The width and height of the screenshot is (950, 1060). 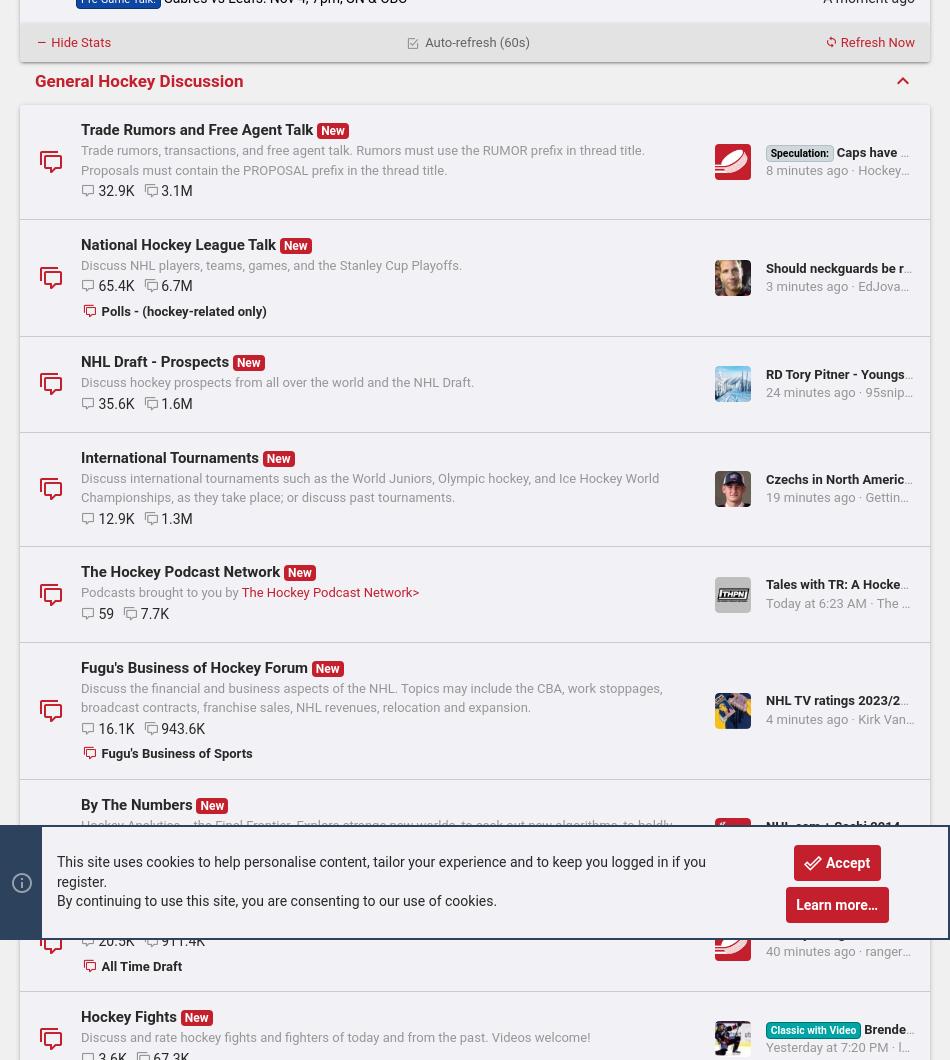 What do you see at coordinates (81, 884) in the screenshot?
I see `'Discuss the financial and business aspects of the NHL. Topics may include the CBA, work stoppages, broadcast contracts, franchise sales, NHL revenues, relocation and expansion.'` at bounding box center [81, 884].